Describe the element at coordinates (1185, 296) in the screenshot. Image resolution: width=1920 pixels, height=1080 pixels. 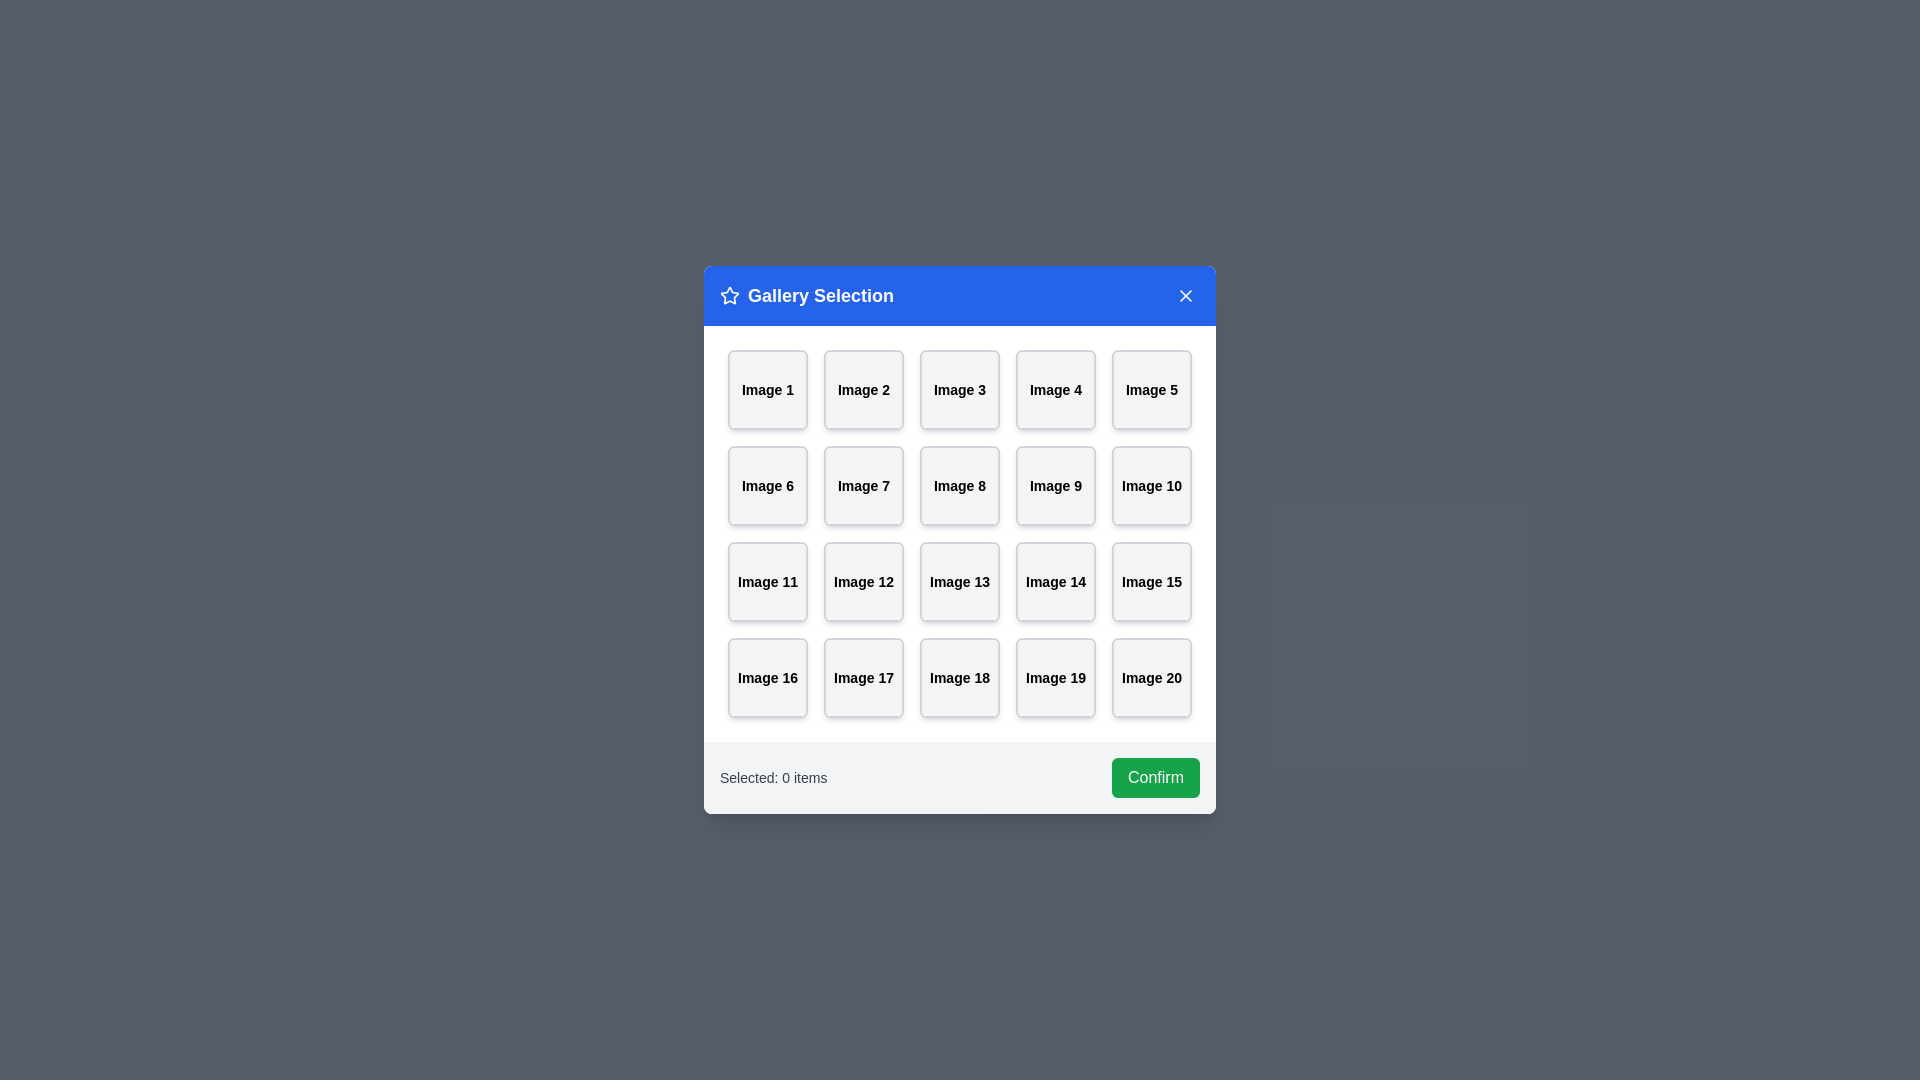
I see `the close button to close the dialog` at that location.